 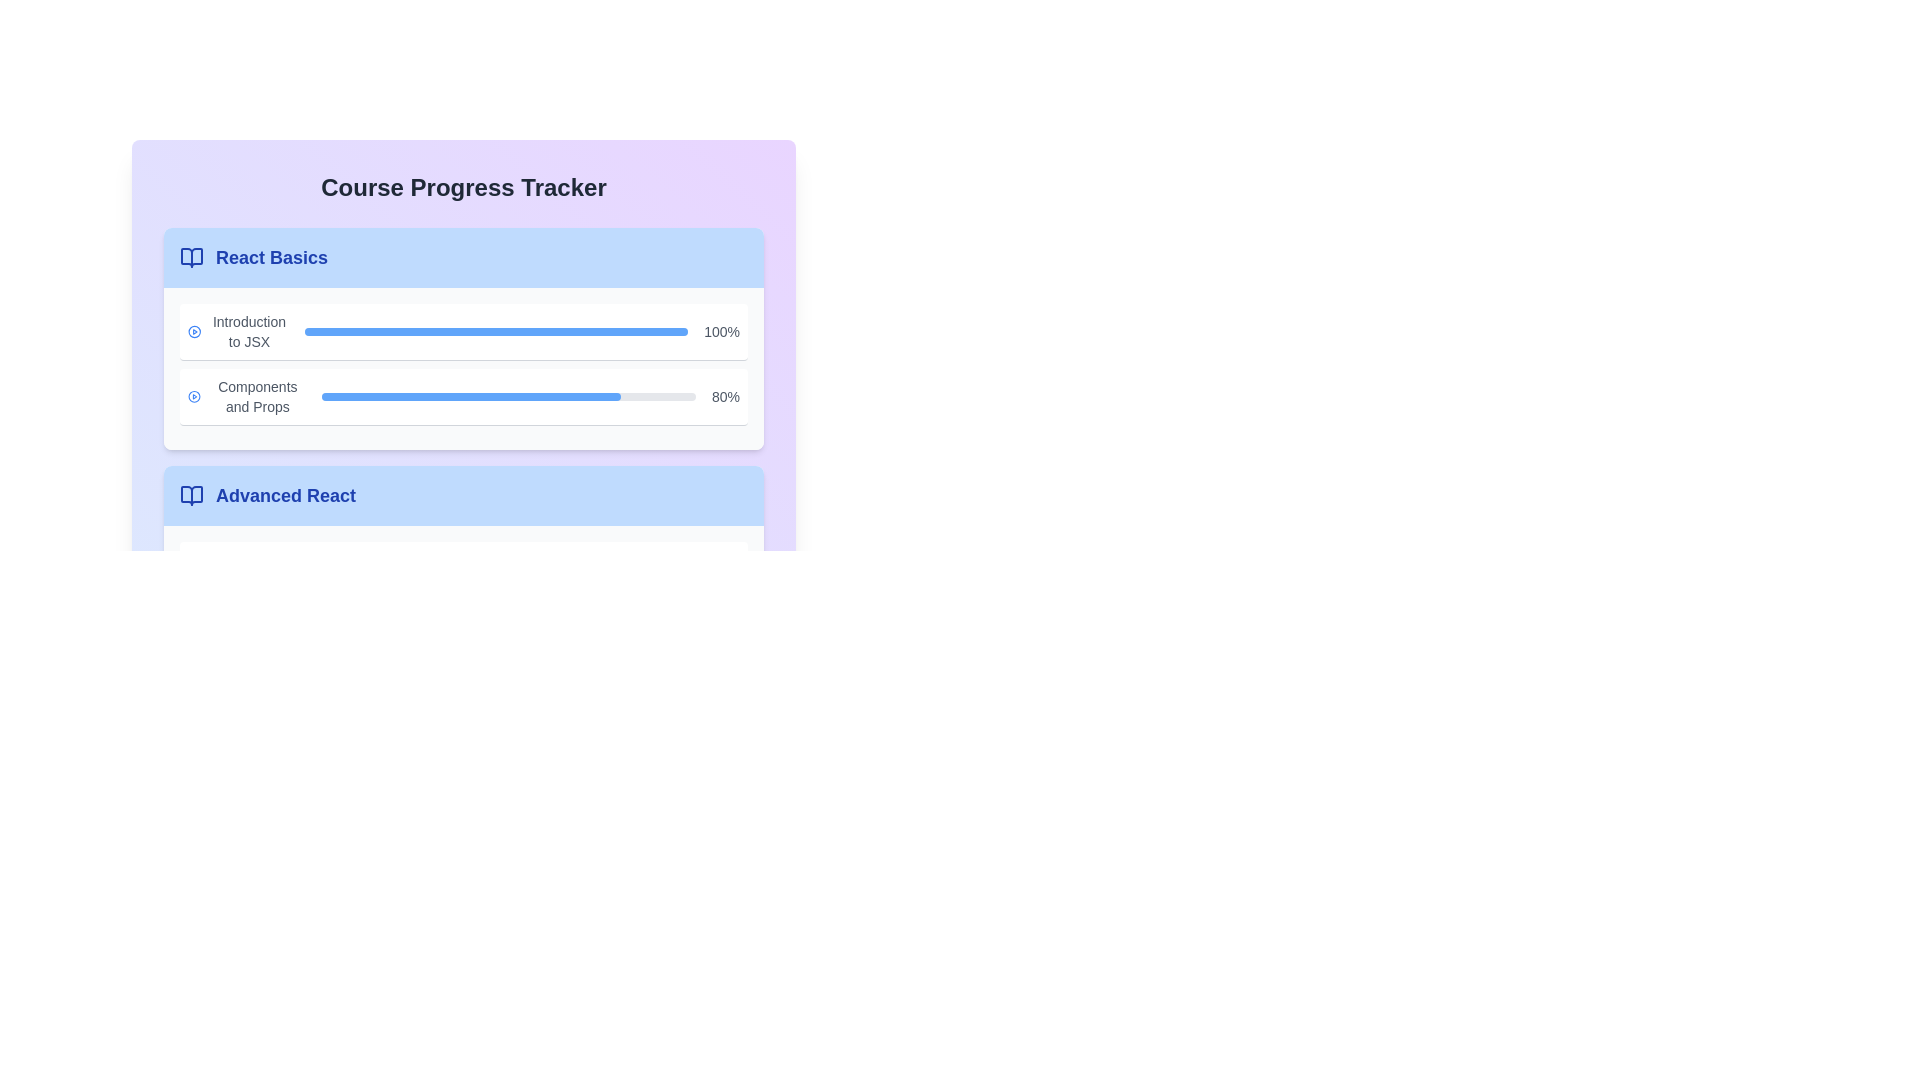 I want to click on the progress bar indicator representing 80% completion for the 'Components and Props' course section, which is located below the 'Introduction to JSX' section, so click(x=470, y=397).